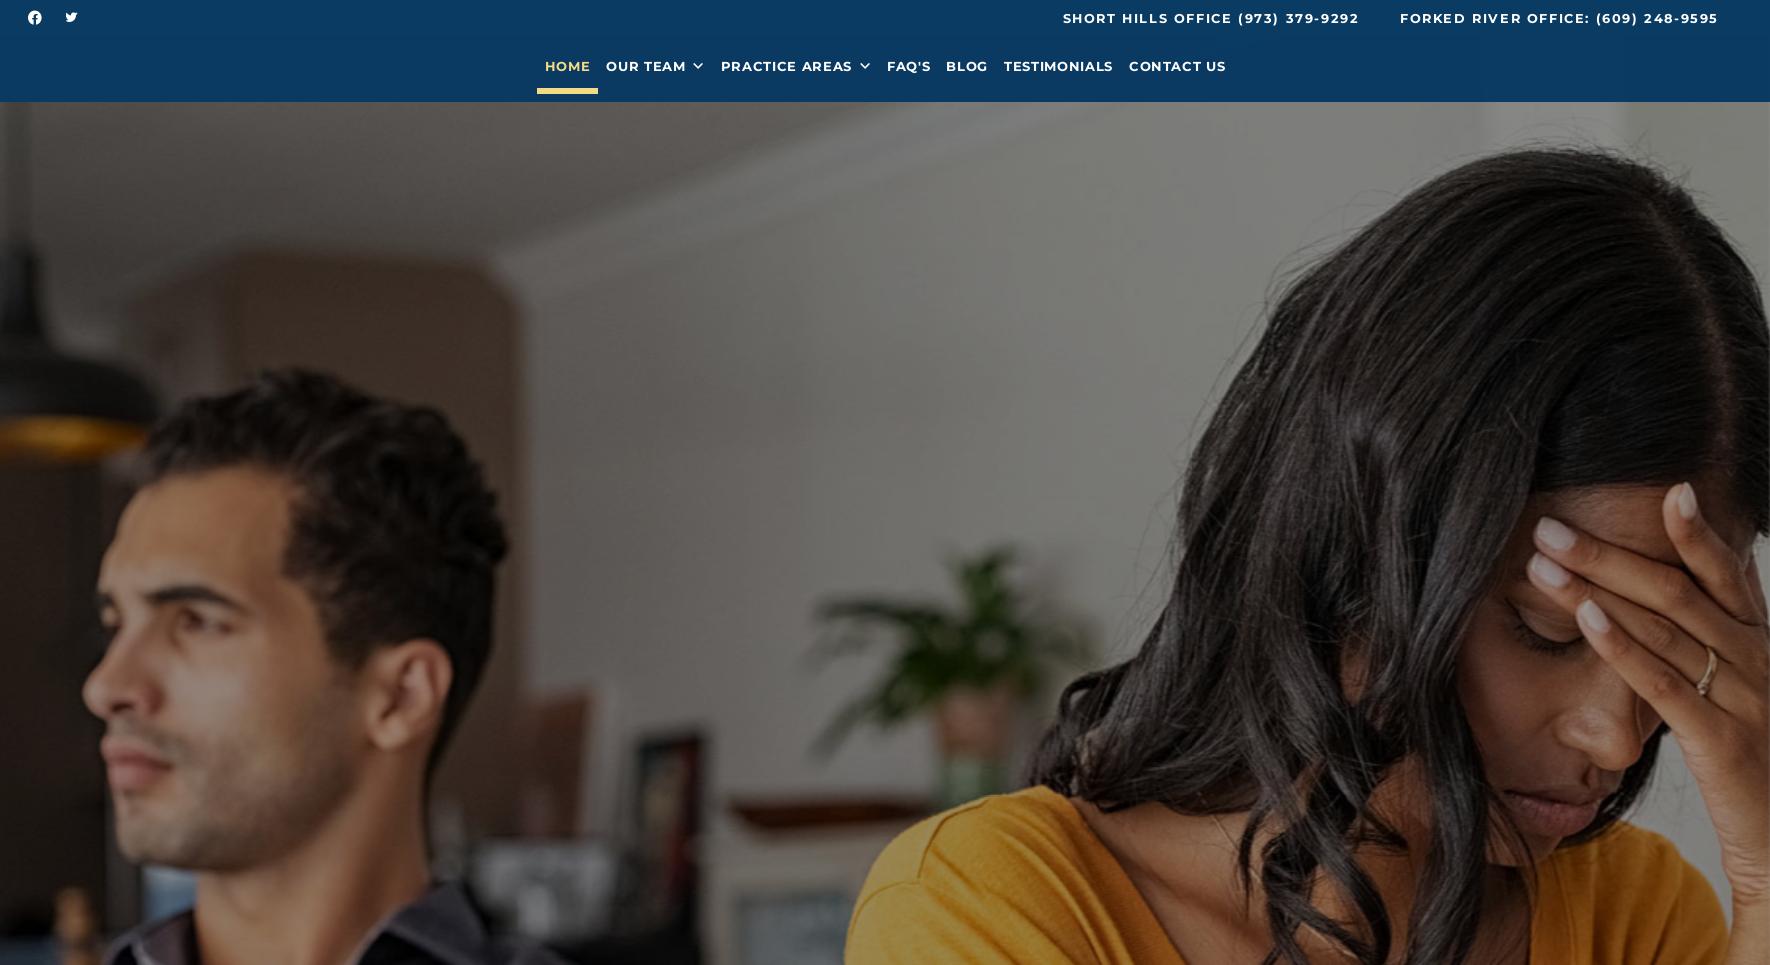  Describe the element at coordinates (566, 72) in the screenshot. I see `'Home'` at that location.